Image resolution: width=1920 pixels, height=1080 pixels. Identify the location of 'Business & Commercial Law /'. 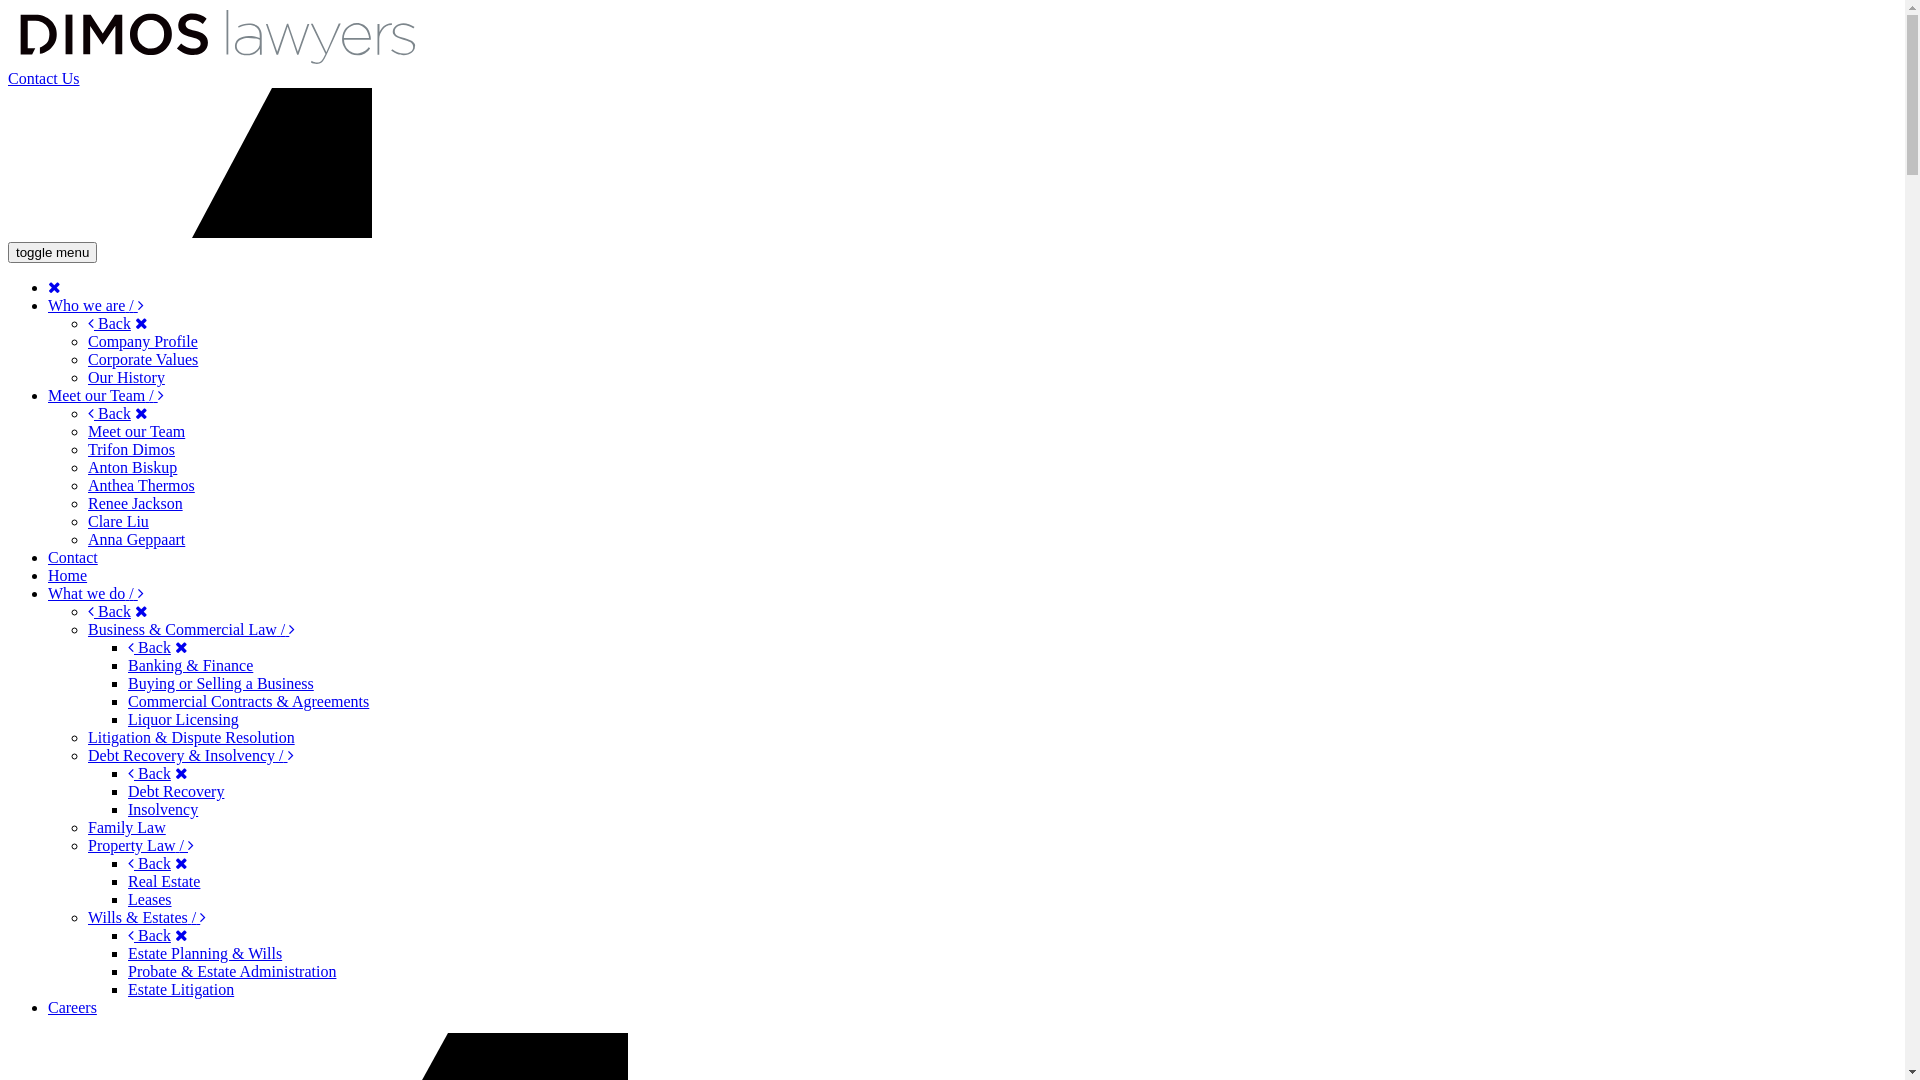
(191, 628).